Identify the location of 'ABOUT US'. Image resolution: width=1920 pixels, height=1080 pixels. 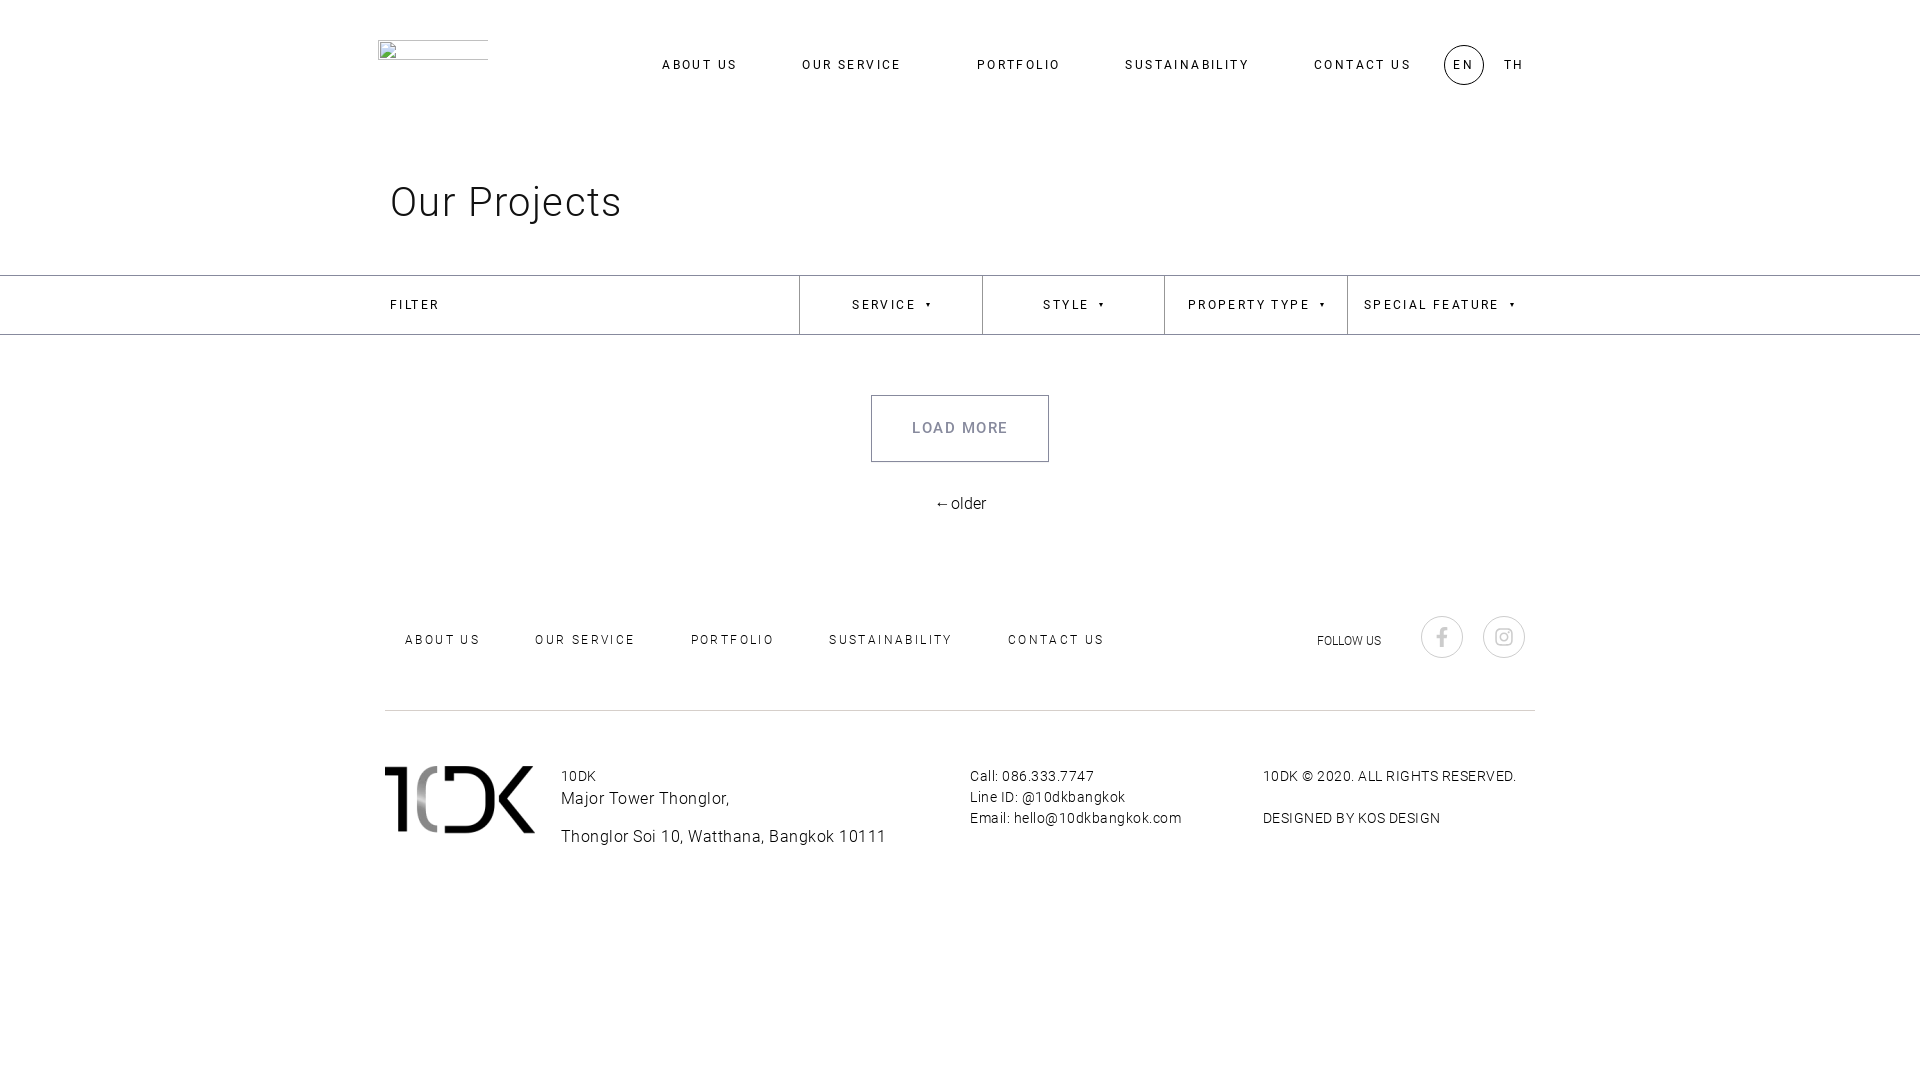
(699, 64).